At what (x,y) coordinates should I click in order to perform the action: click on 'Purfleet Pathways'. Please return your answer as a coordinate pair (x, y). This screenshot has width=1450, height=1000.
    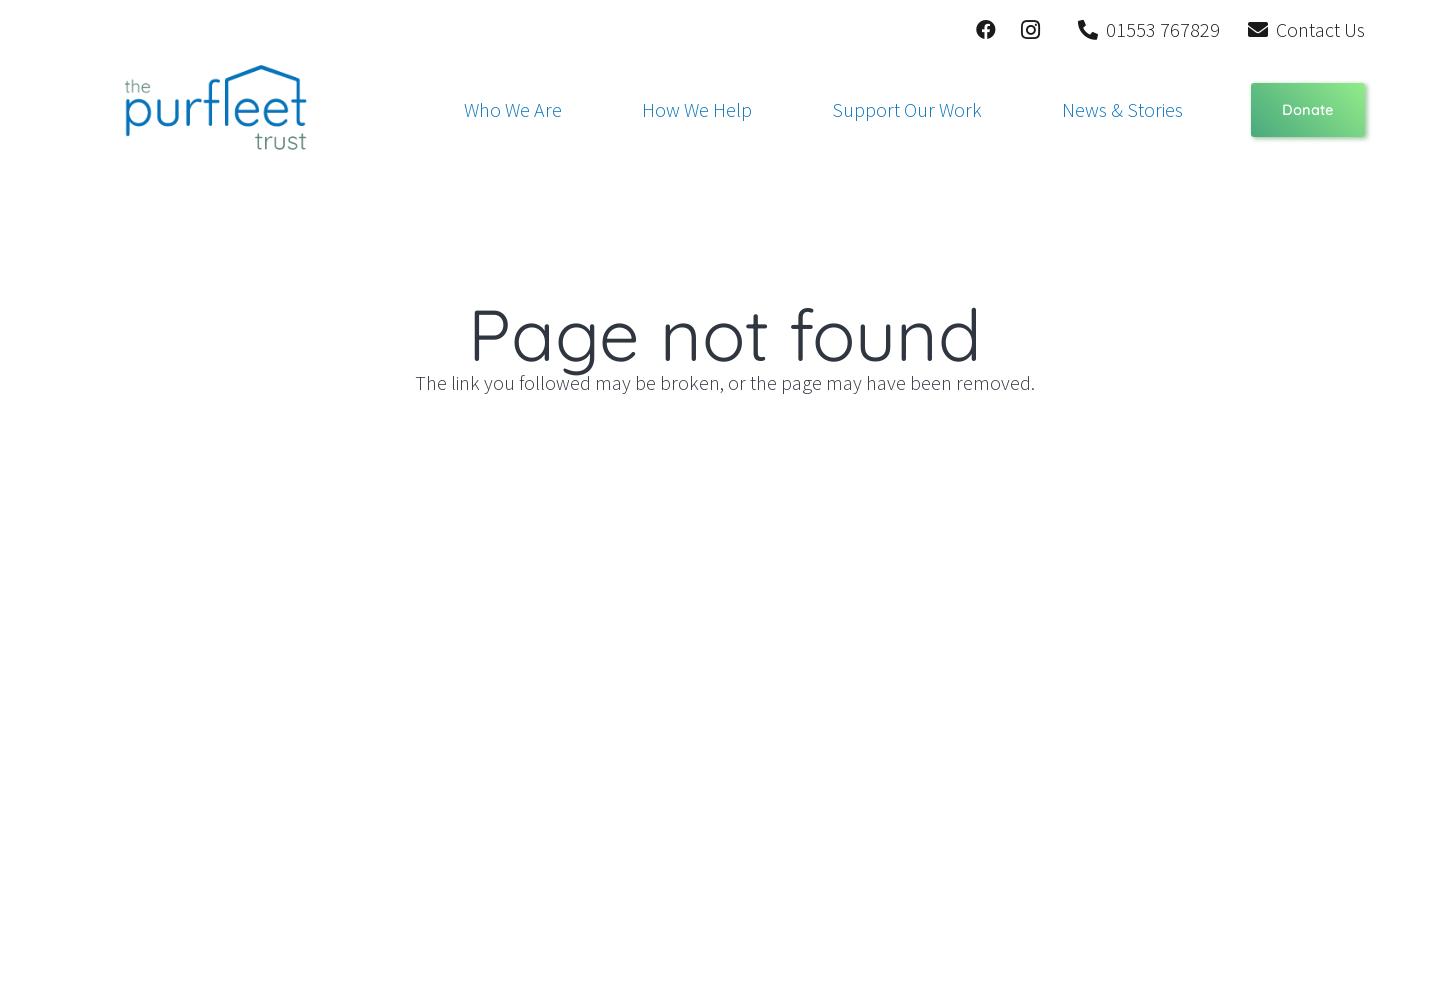
    Looking at the image, I should click on (694, 347).